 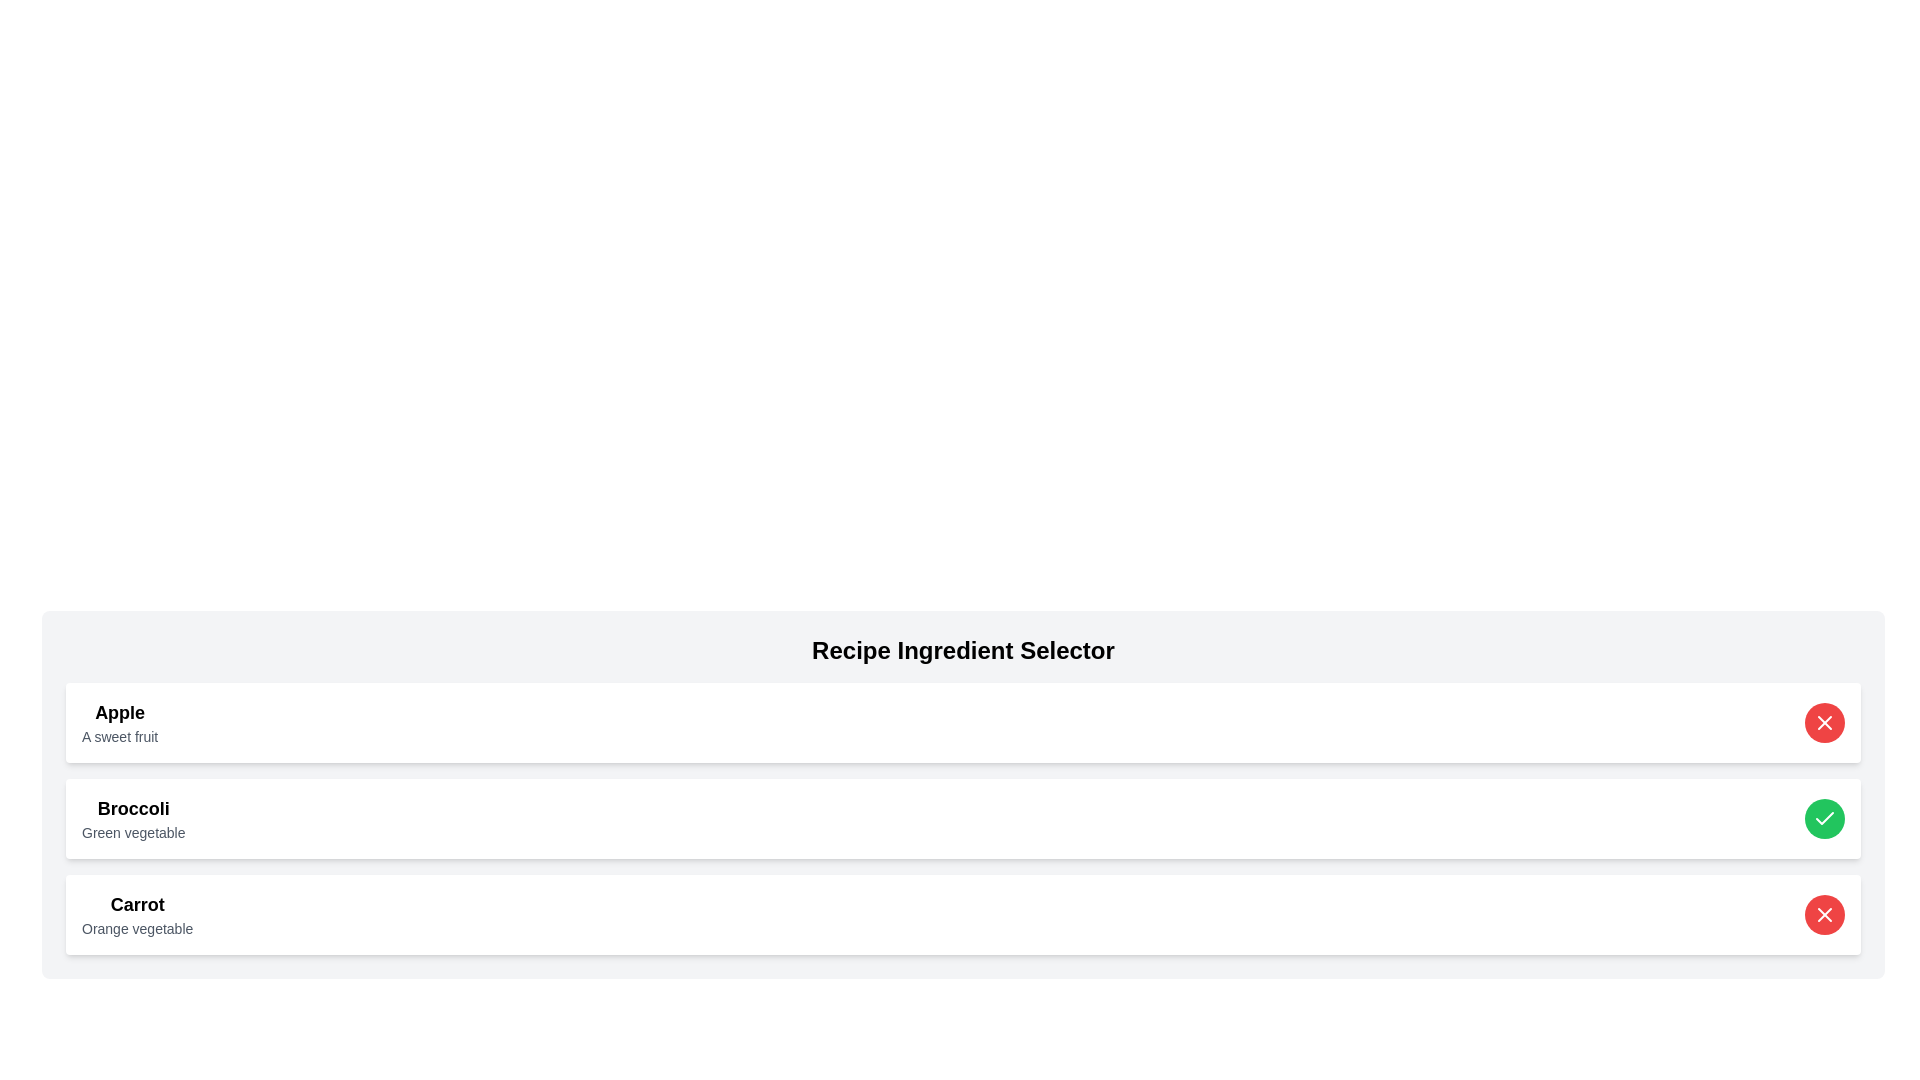 What do you see at coordinates (136, 929) in the screenshot?
I see `text from the label containing 'Orange vegetable', which is styled in a smaller font size and gray color, located directly below the 'Carrot' label` at bounding box center [136, 929].